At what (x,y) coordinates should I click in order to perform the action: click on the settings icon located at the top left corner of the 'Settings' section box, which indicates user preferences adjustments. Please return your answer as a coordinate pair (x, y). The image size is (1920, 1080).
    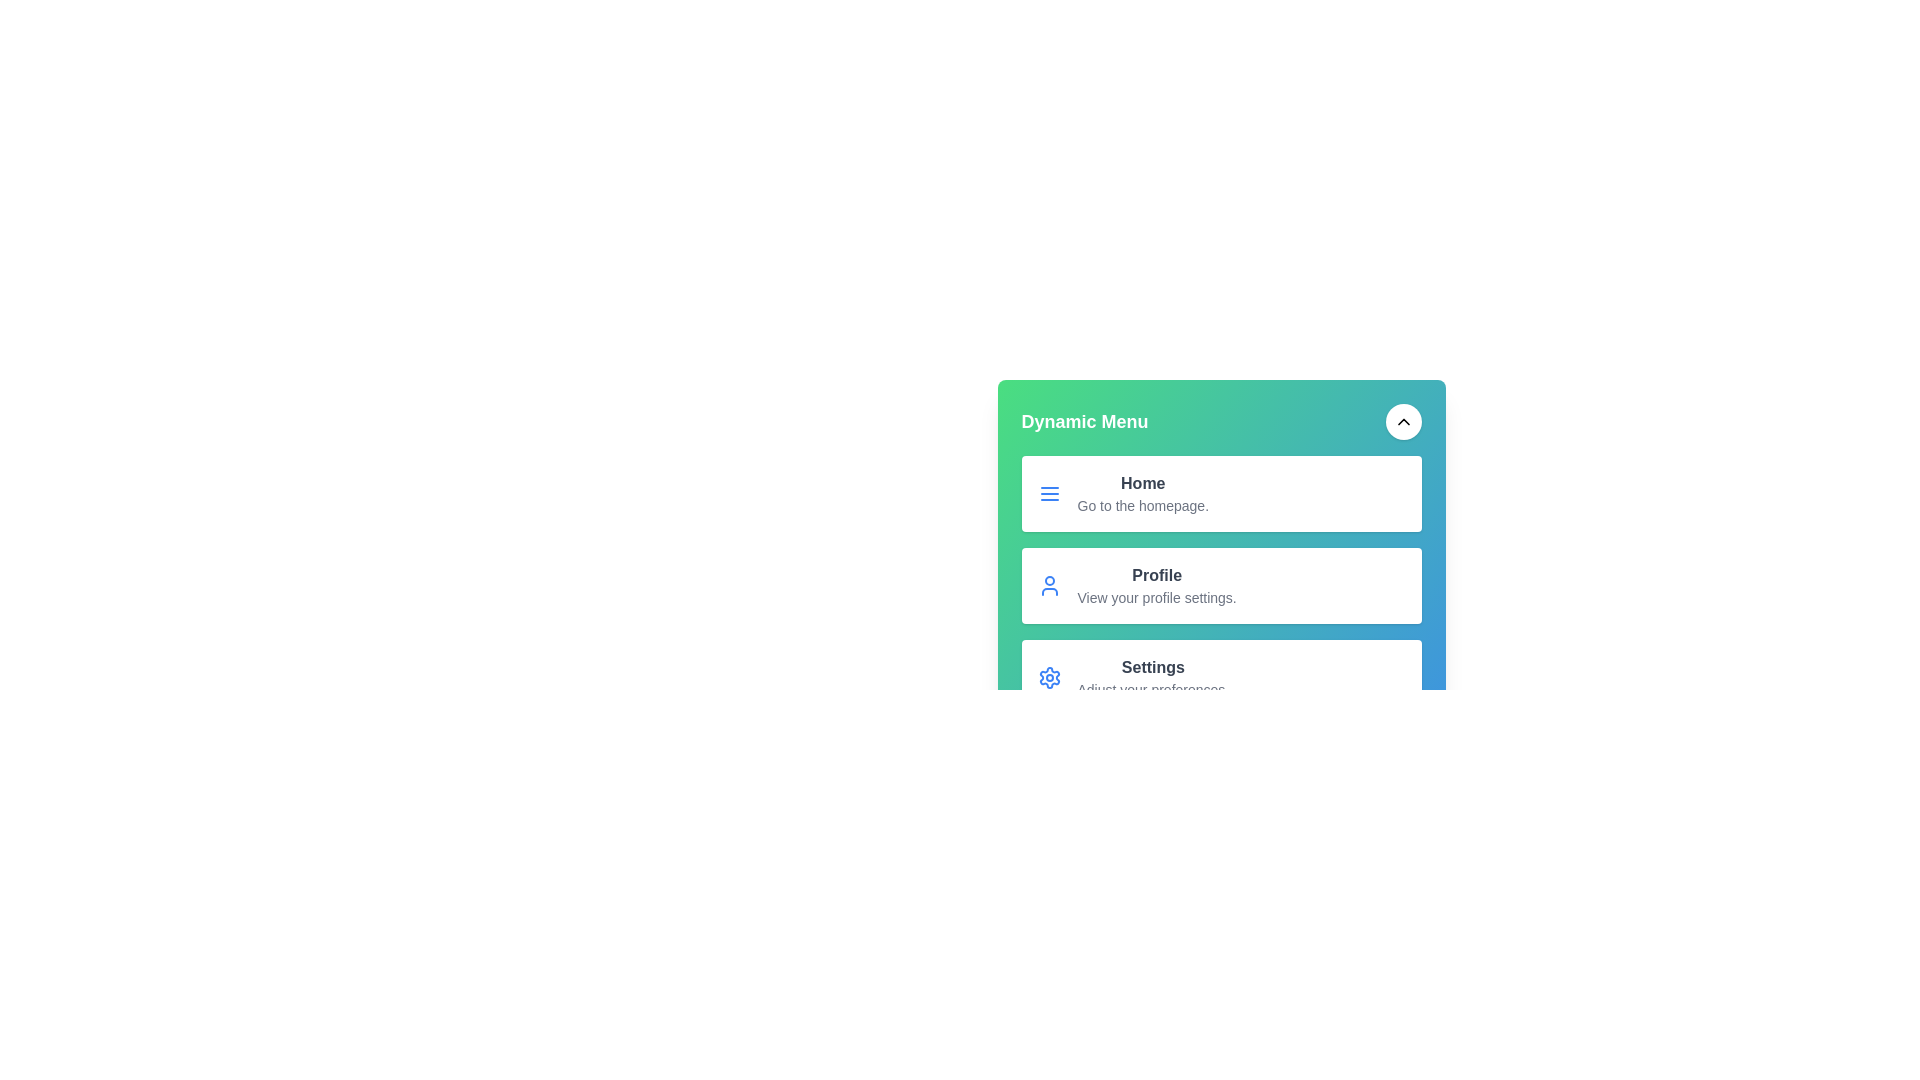
    Looking at the image, I should click on (1048, 677).